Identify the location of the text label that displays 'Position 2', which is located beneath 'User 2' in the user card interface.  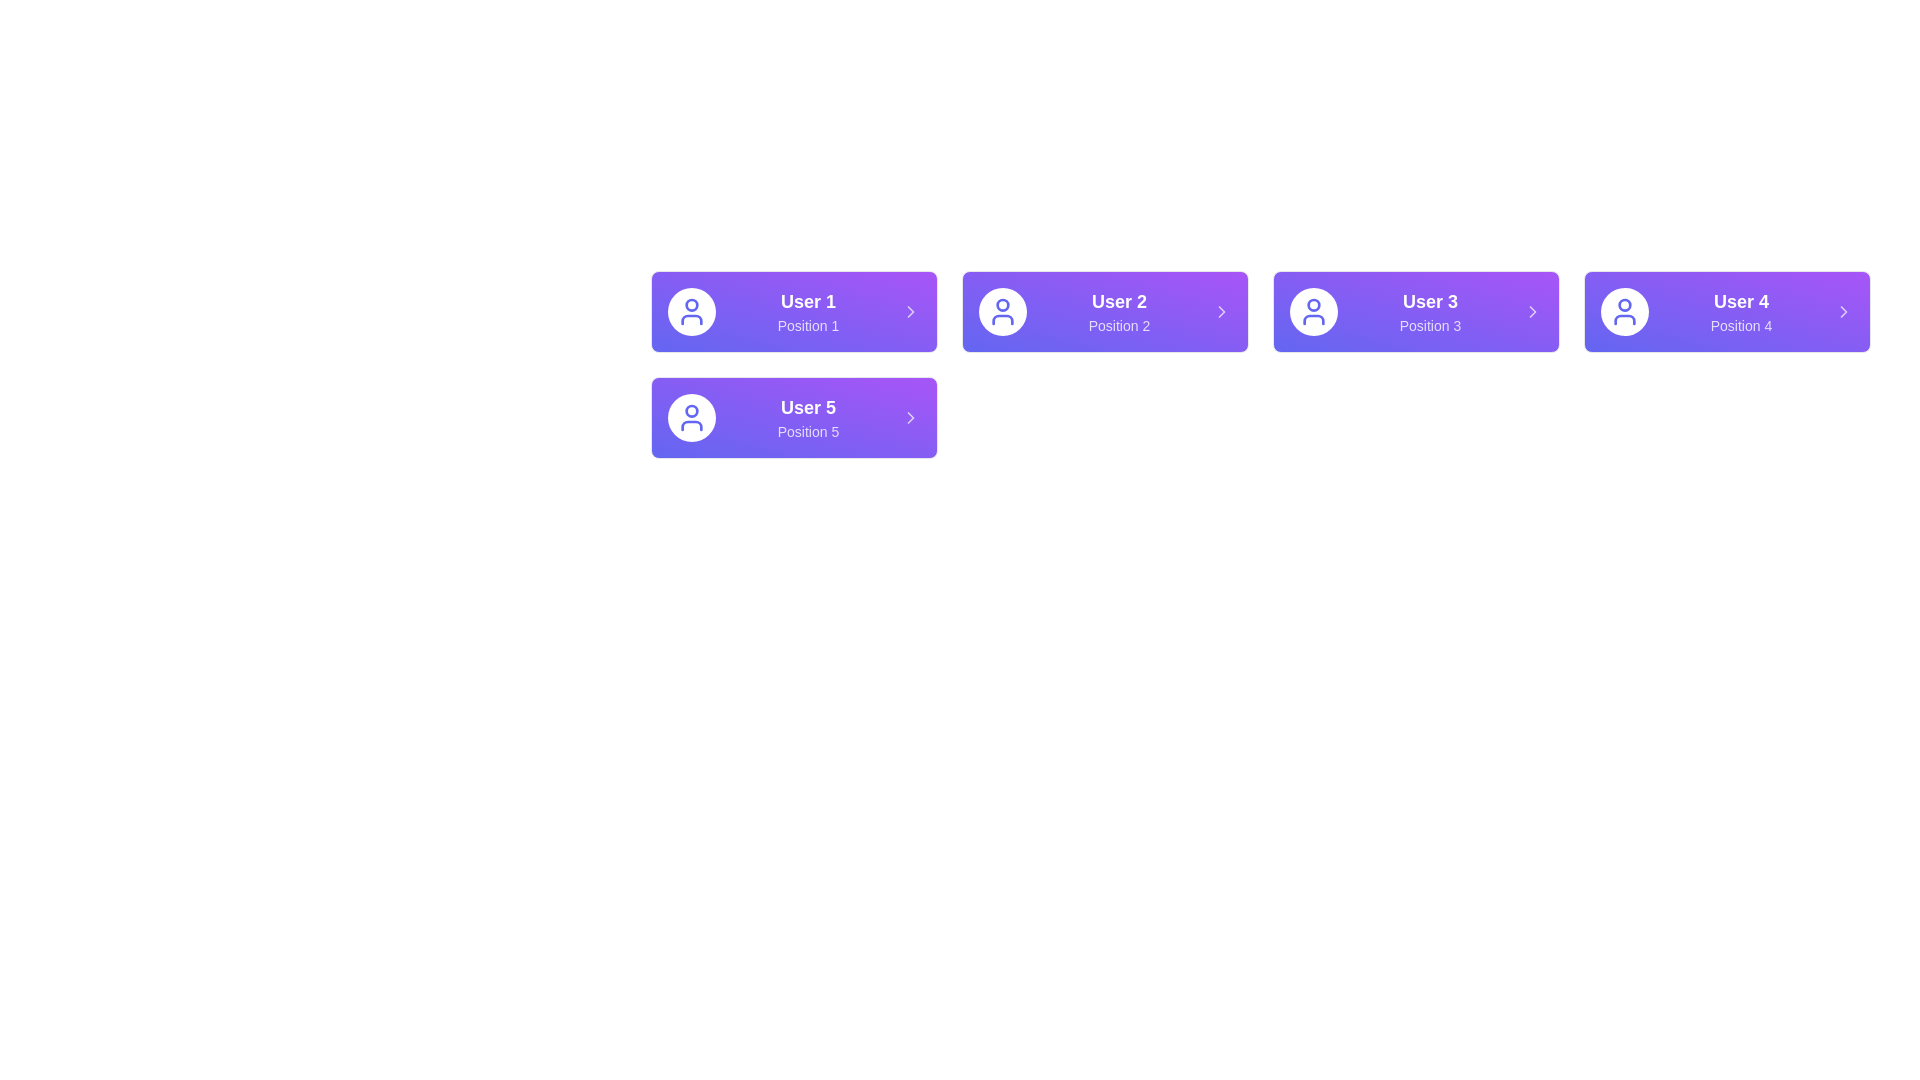
(1118, 325).